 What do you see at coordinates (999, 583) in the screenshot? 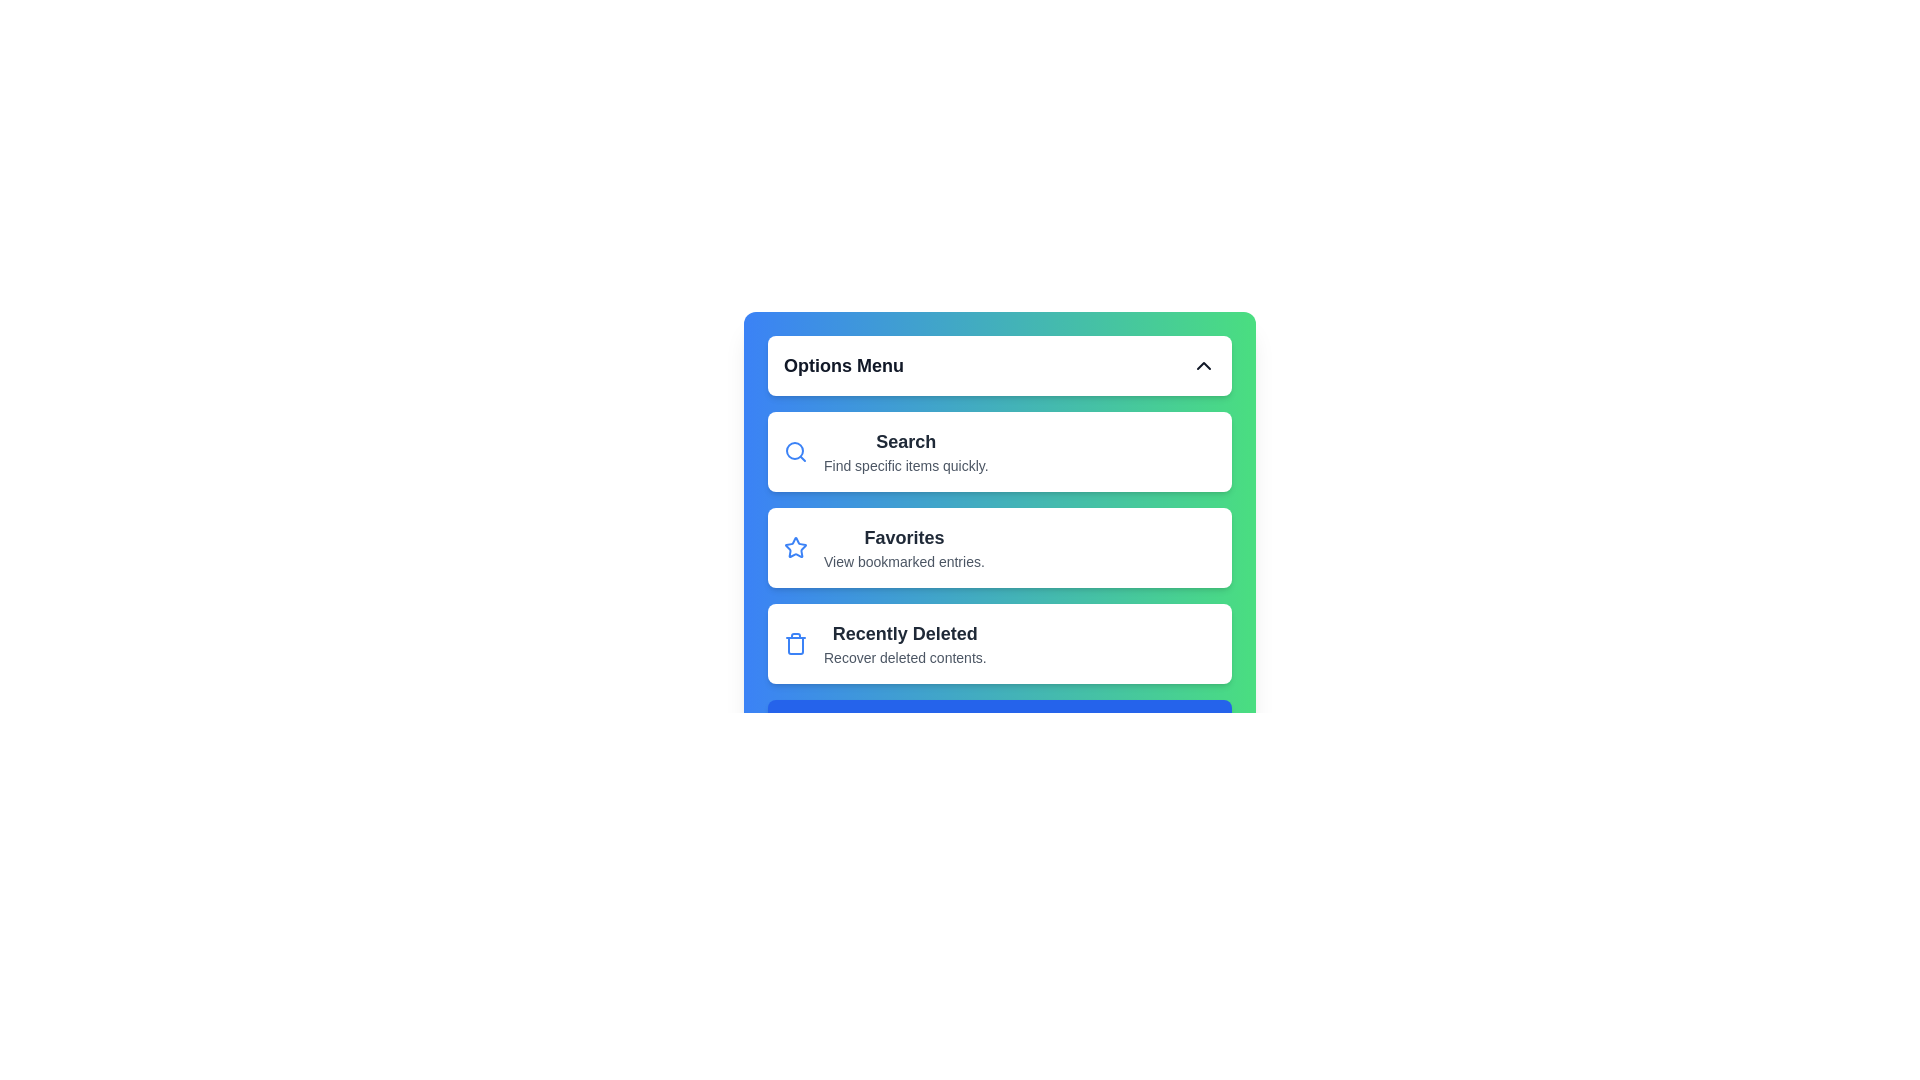
I see `the second list item in the 'Options Menu' that represents bookmarked entries or favorites` at bounding box center [999, 583].